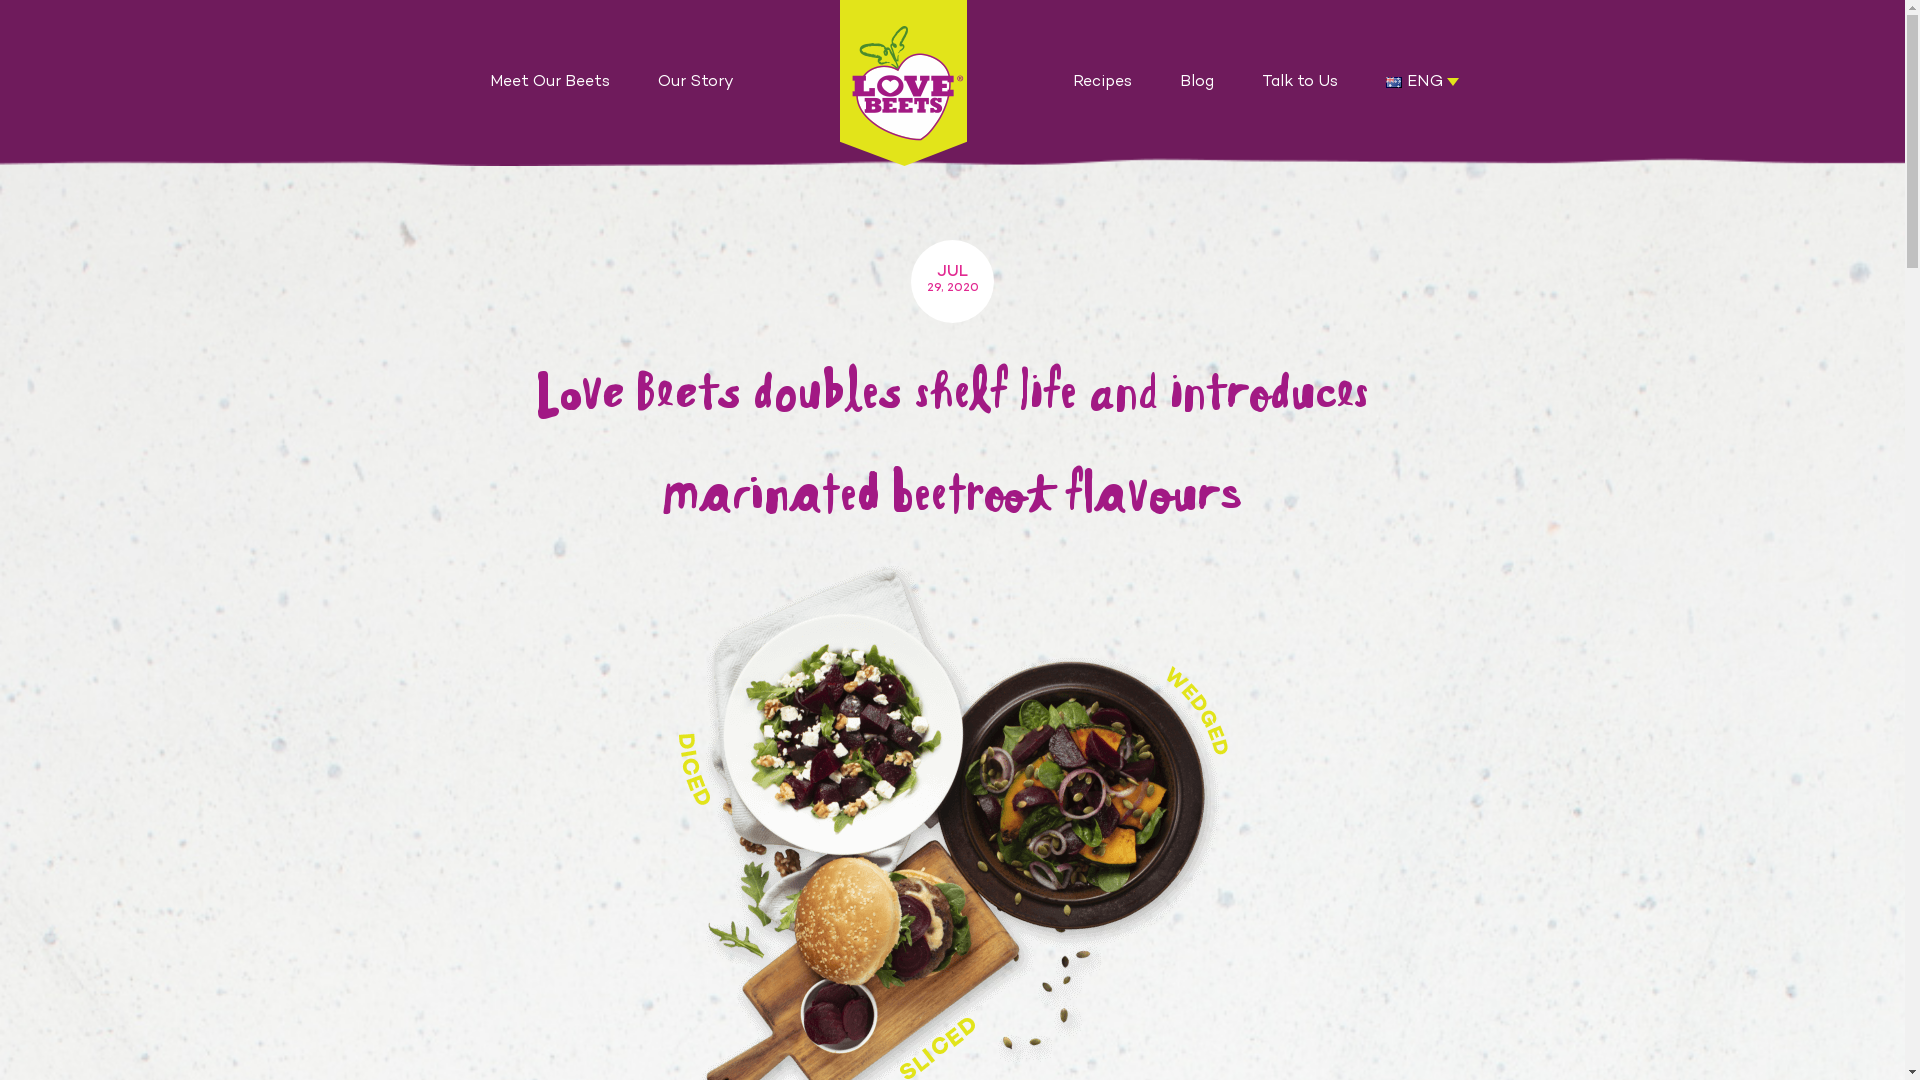  What do you see at coordinates (696, 82) in the screenshot?
I see `'Our Story'` at bounding box center [696, 82].